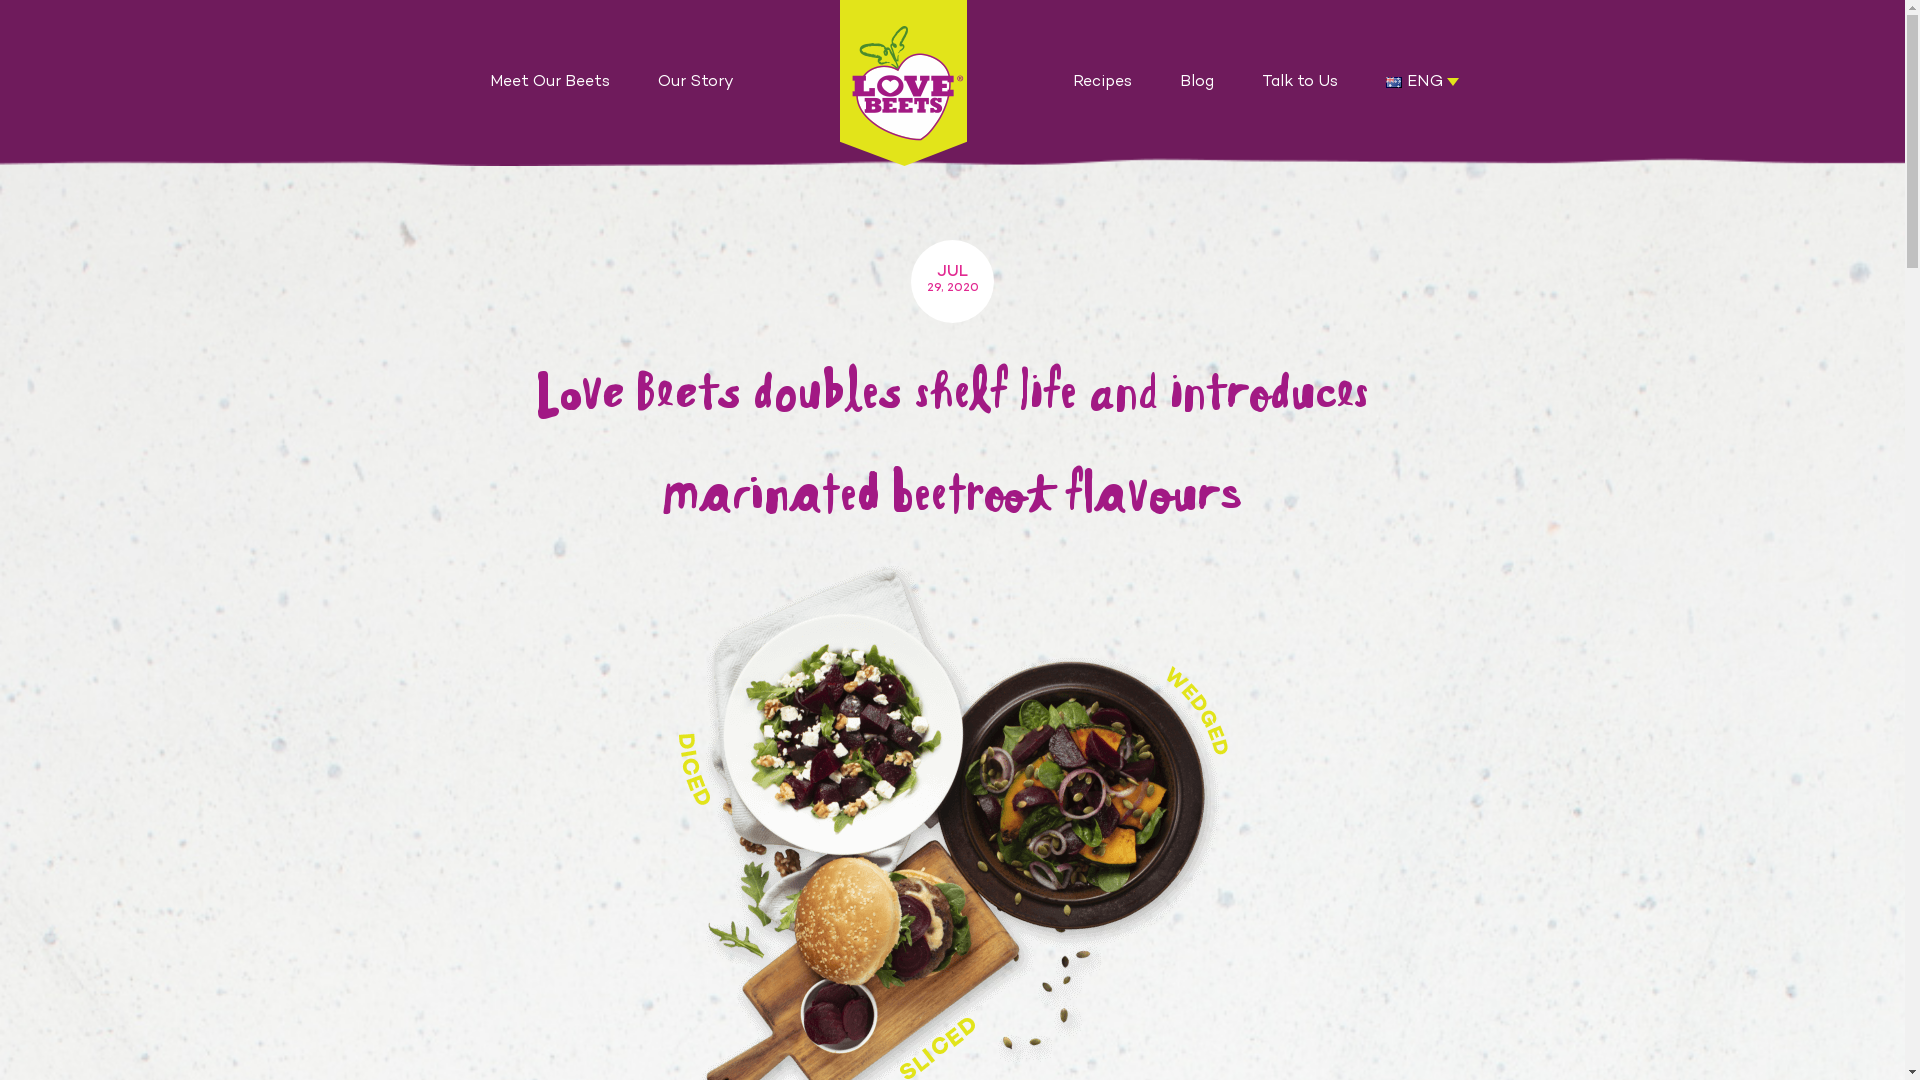  What do you see at coordinates (696, 82) in the screenshot?
I see `'Our Story'` at bounding box center [696, 82].